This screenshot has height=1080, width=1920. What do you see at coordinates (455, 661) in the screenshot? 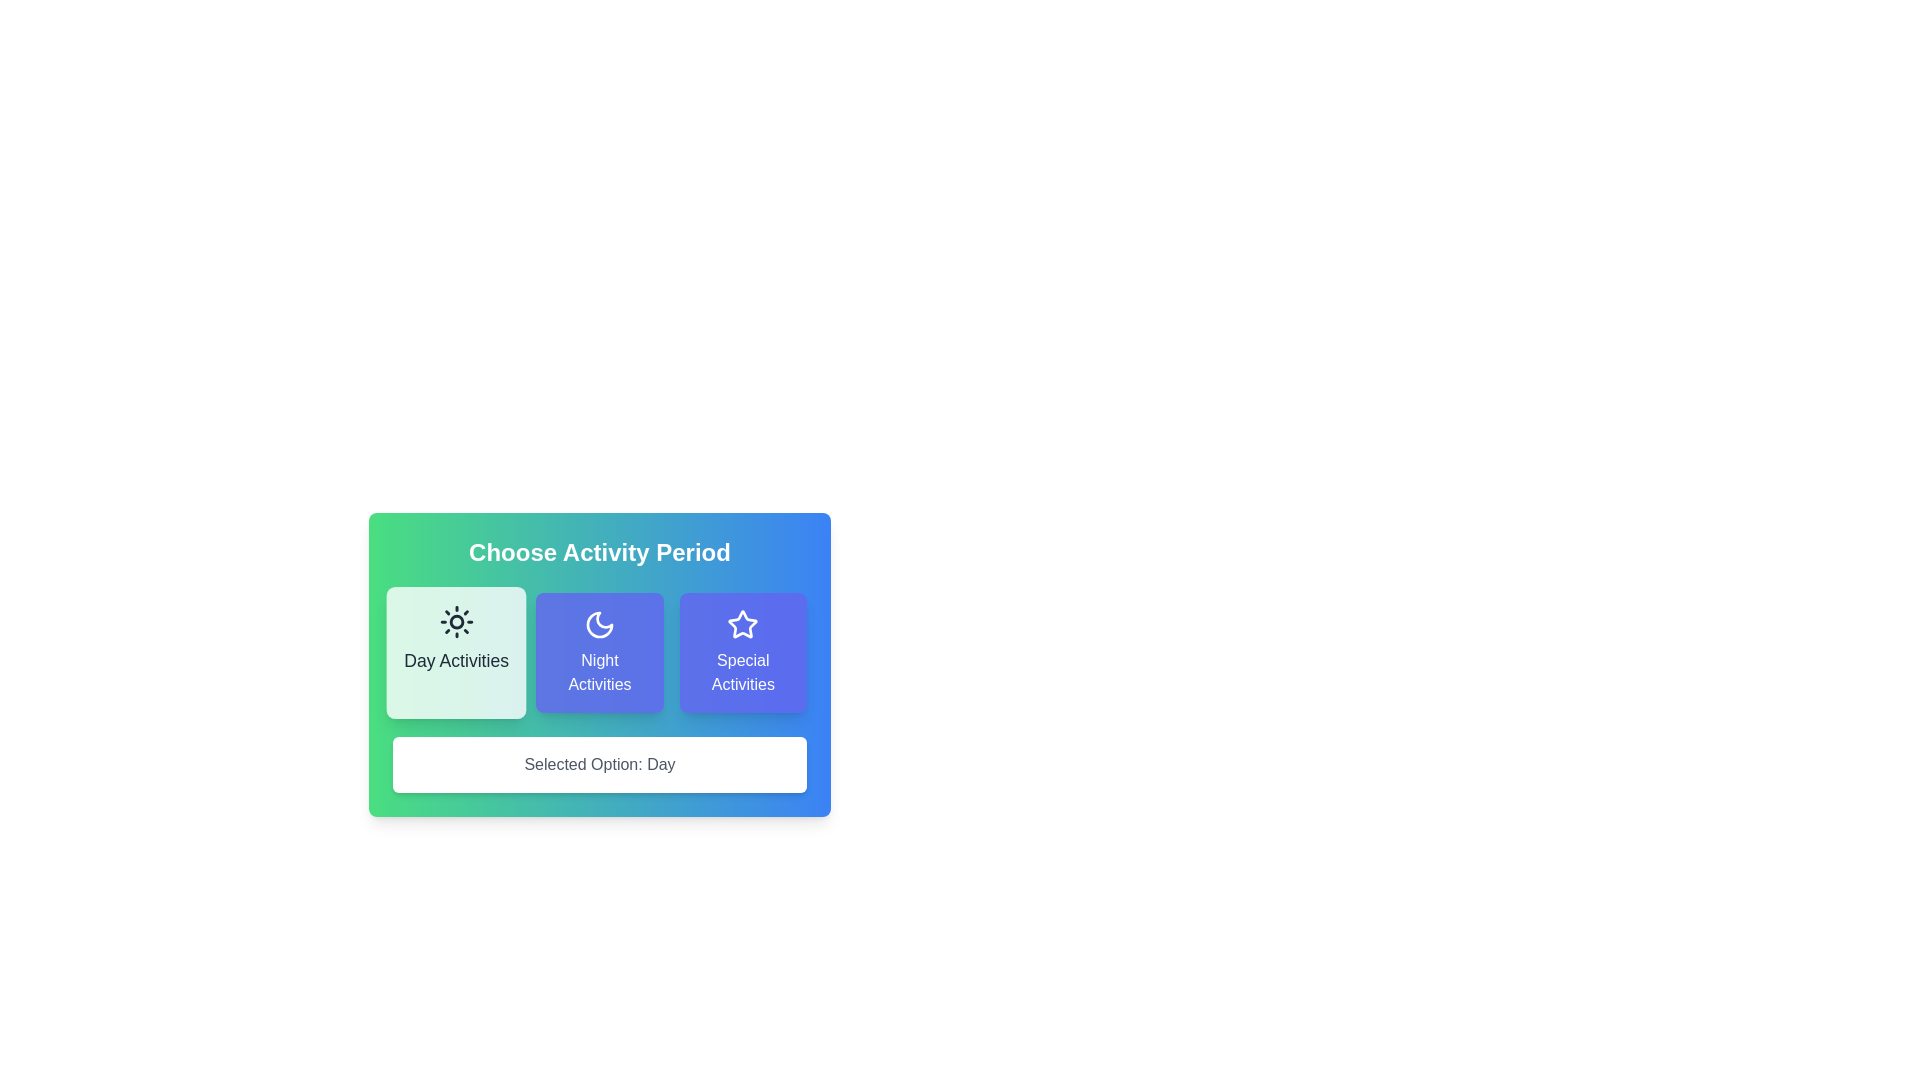
I see `the text label reading 'Day Activities', which is styled with medium font weight and positioned below a sun icon` at bounding box center [455, 661].